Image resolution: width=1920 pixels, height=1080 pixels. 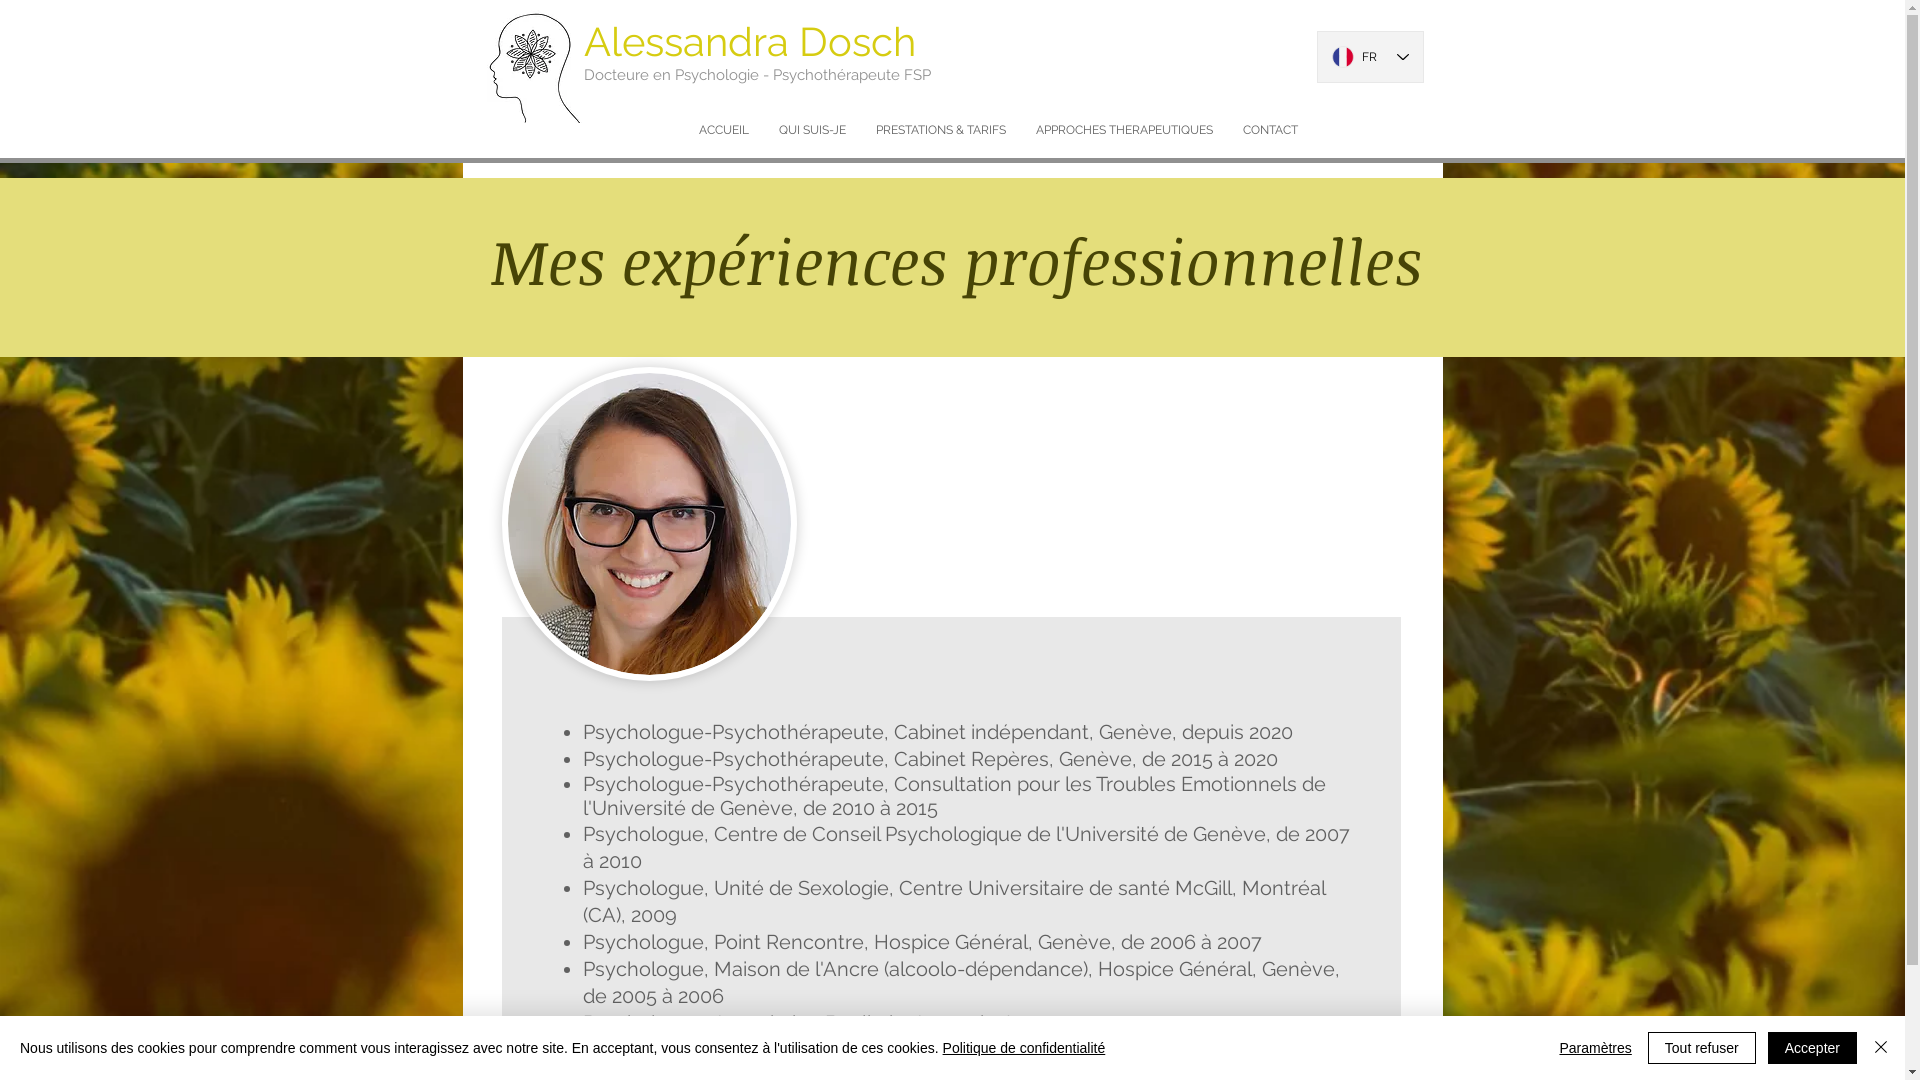 I want to click on 'CONTACT', so click(x=1269, y=130).